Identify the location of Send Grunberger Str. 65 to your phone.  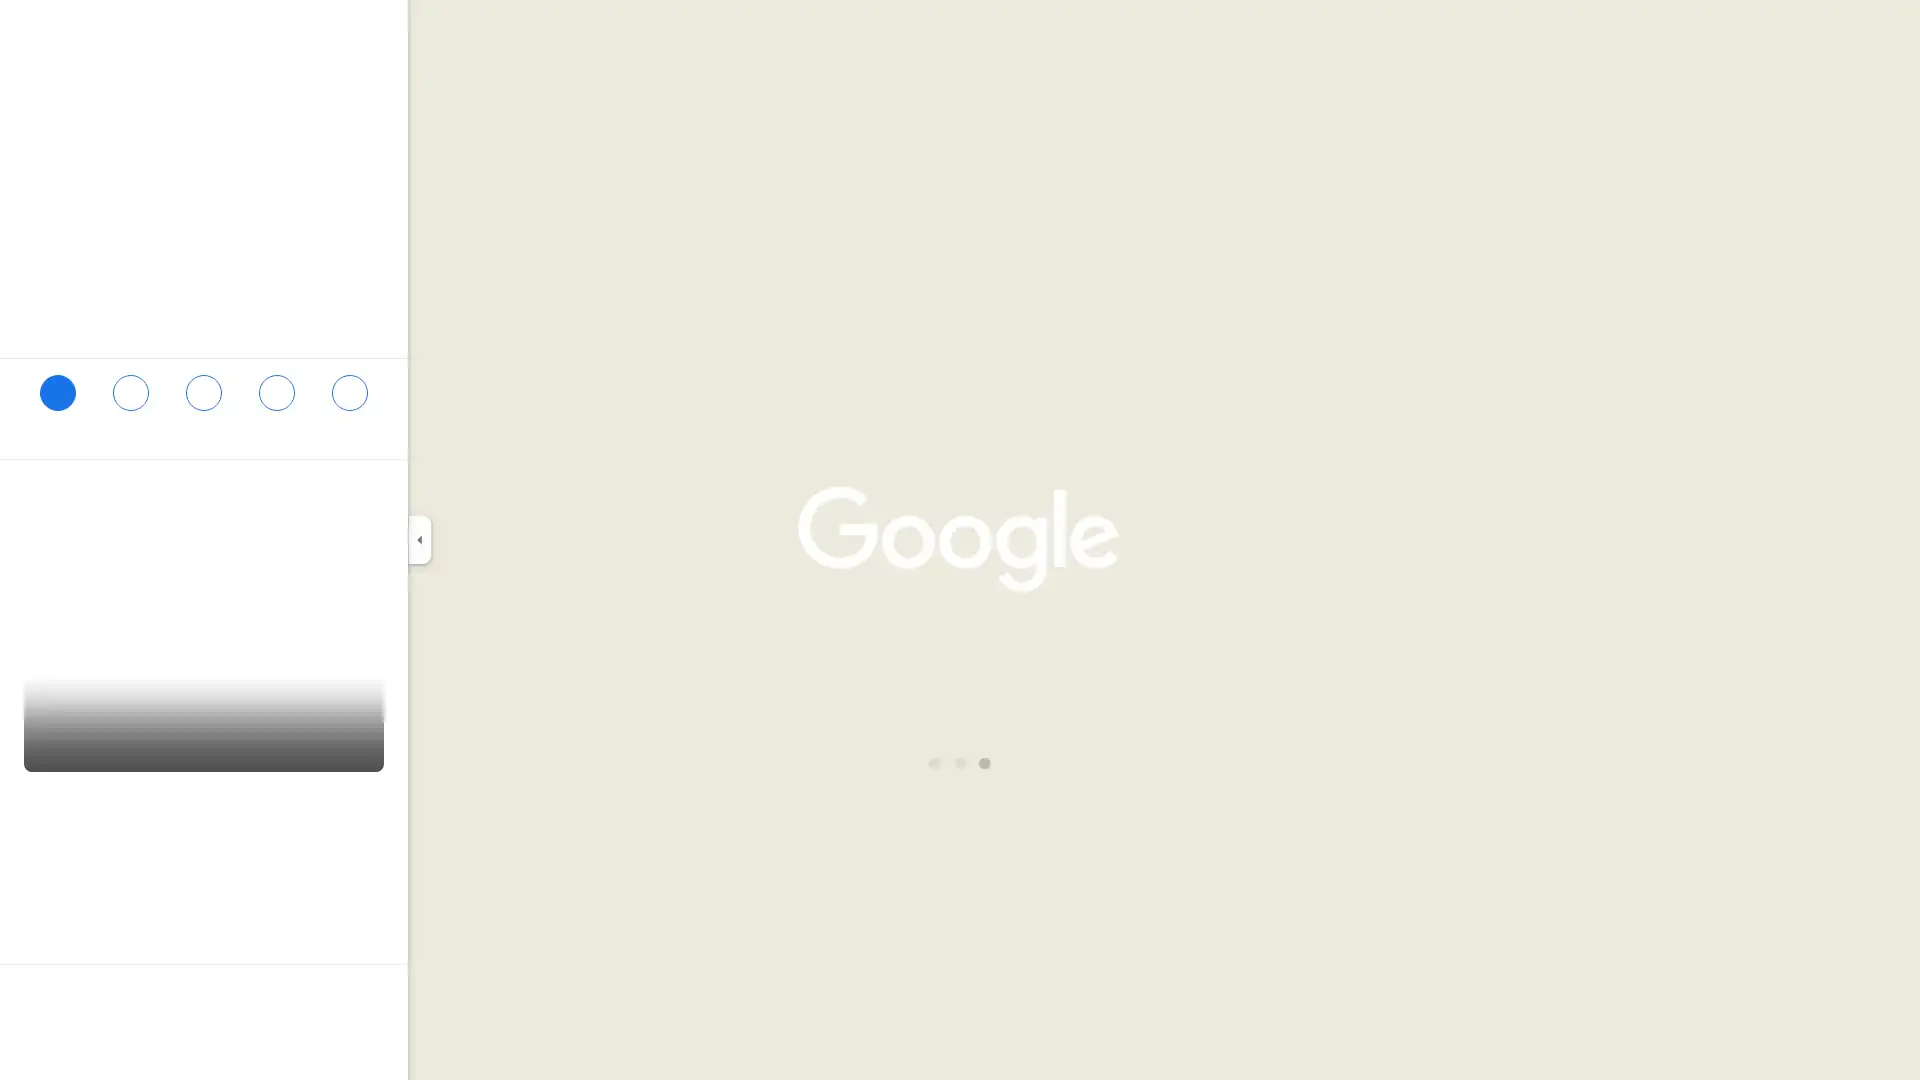
(275, 407).